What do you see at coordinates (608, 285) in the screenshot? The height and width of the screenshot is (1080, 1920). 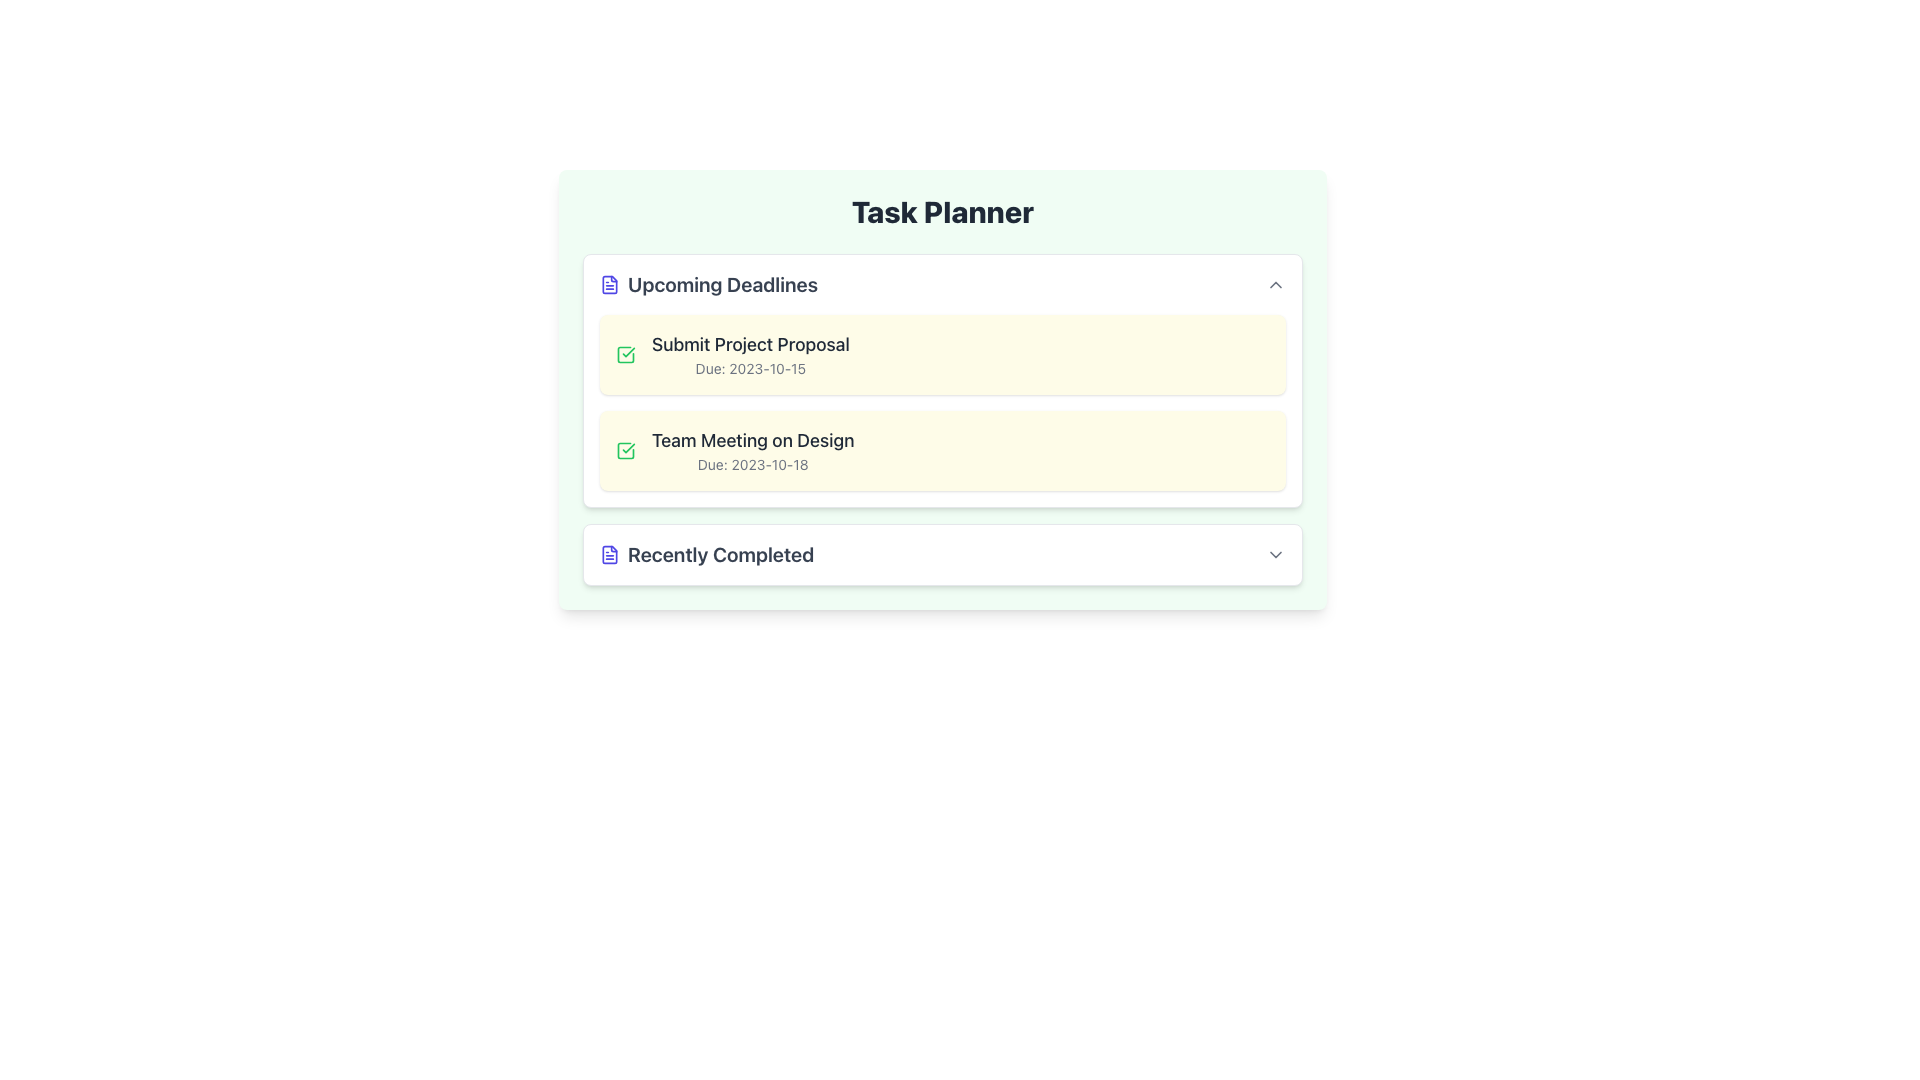 I see `the static icon representing 'Upcoming Deadlines' located to the left of the heading` at bounding box center [608, 285].